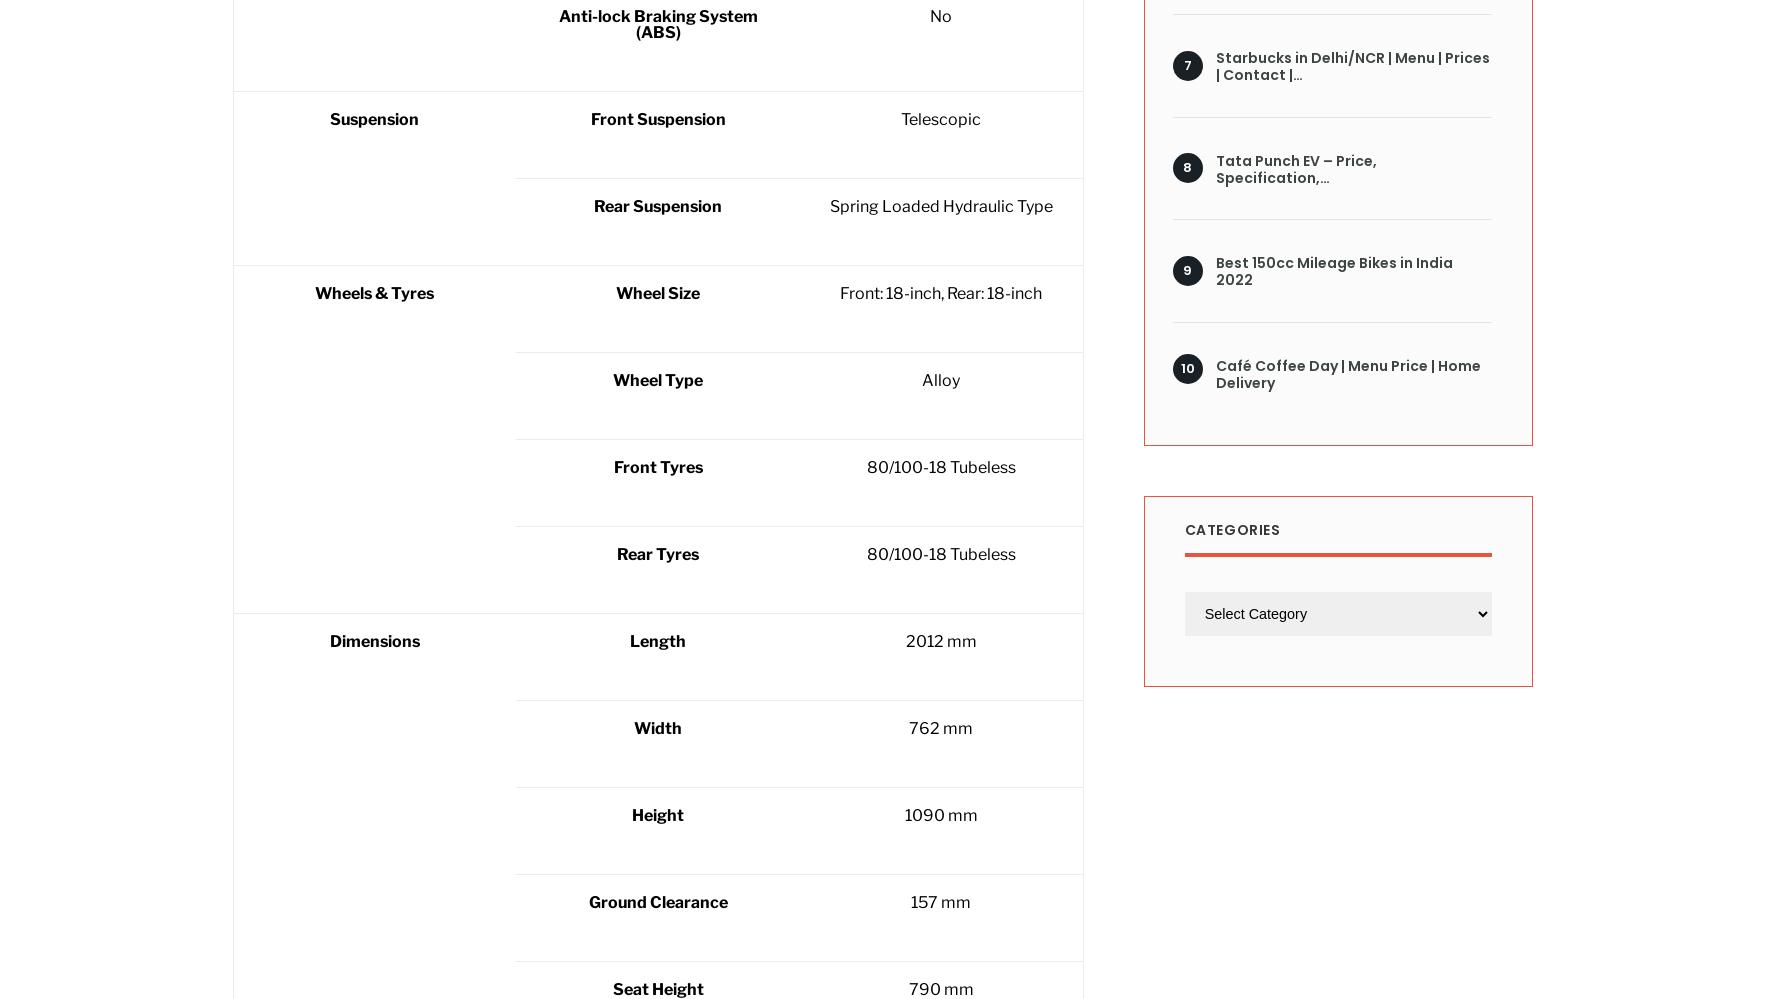 Image resolution: width=1765 pixels, height=999 pixels. Describe the element at coordinates (940, 902) in the screenshot. I see `'157 mm'` at that location.